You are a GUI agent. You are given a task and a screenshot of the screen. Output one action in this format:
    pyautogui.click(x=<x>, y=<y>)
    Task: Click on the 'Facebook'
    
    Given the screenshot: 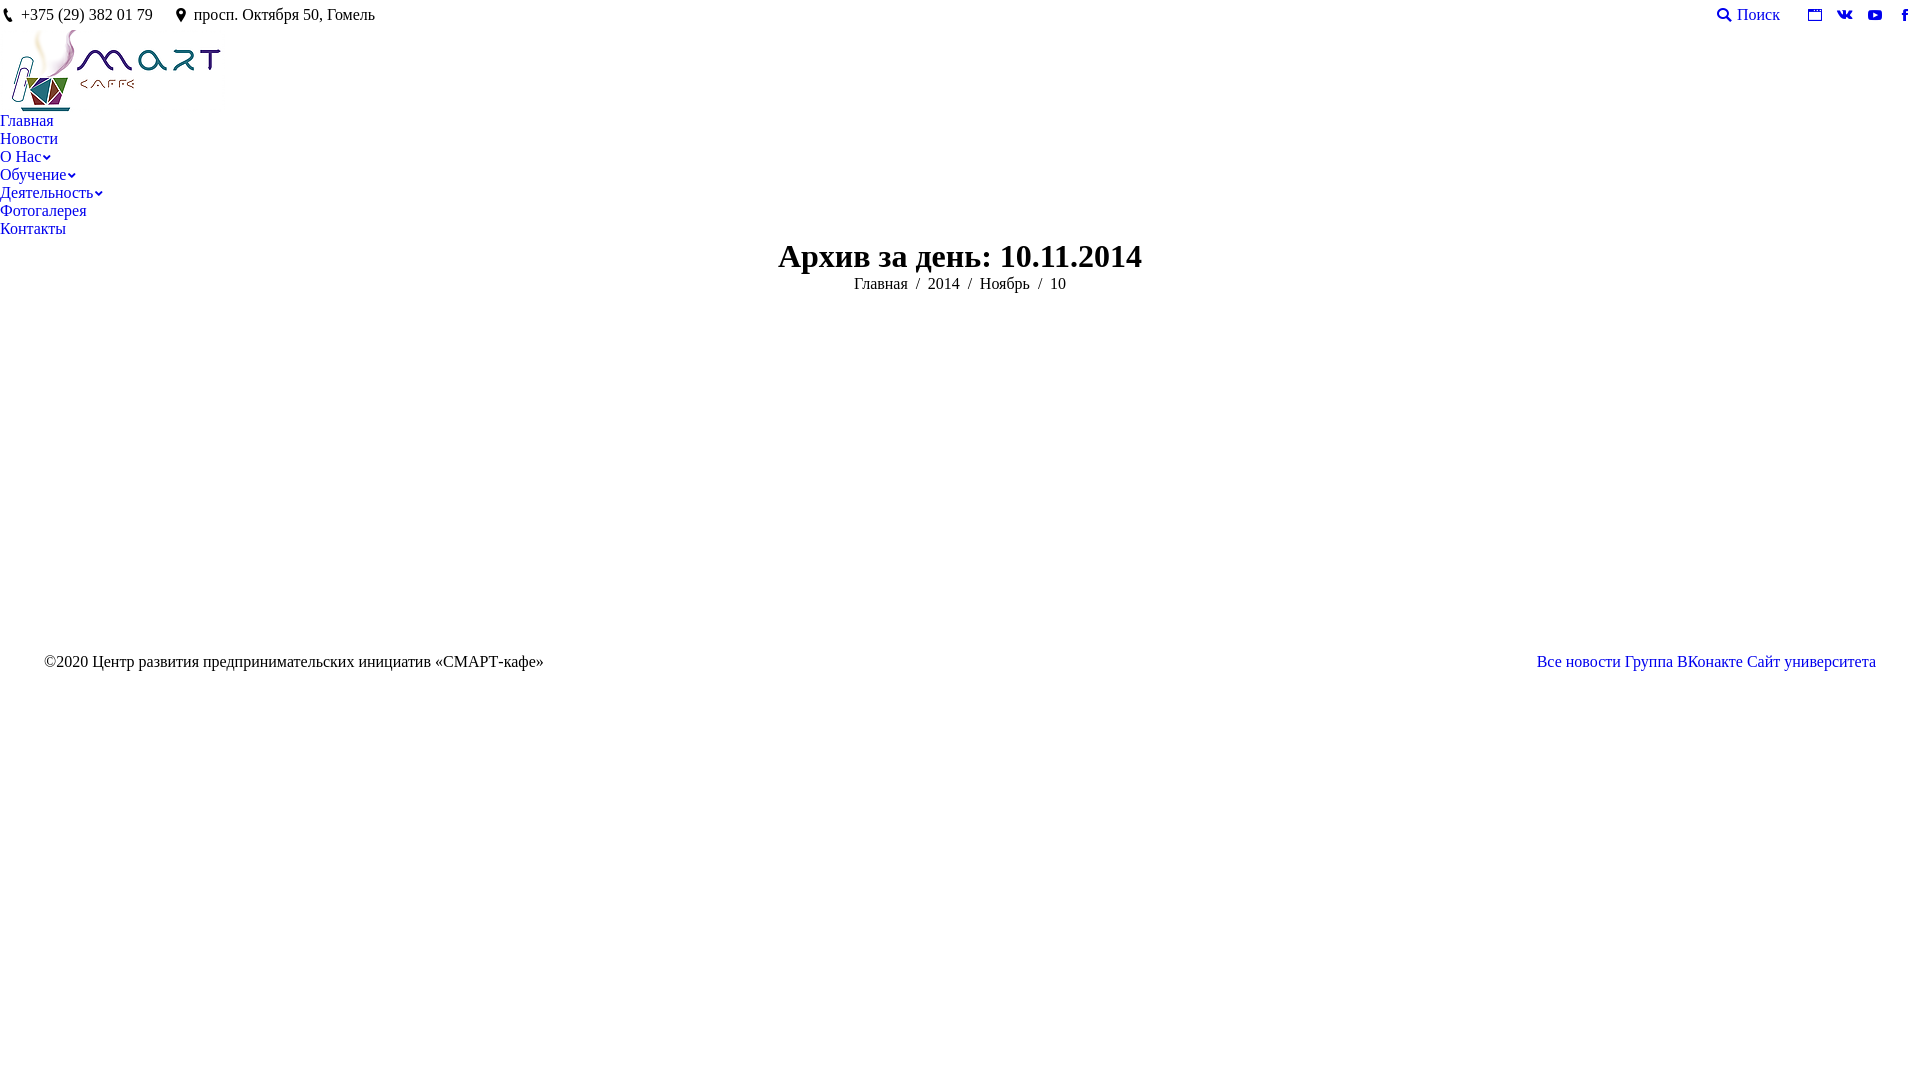 What is the action you would take?
    pyautogui.click(x=1890, y=15)
    